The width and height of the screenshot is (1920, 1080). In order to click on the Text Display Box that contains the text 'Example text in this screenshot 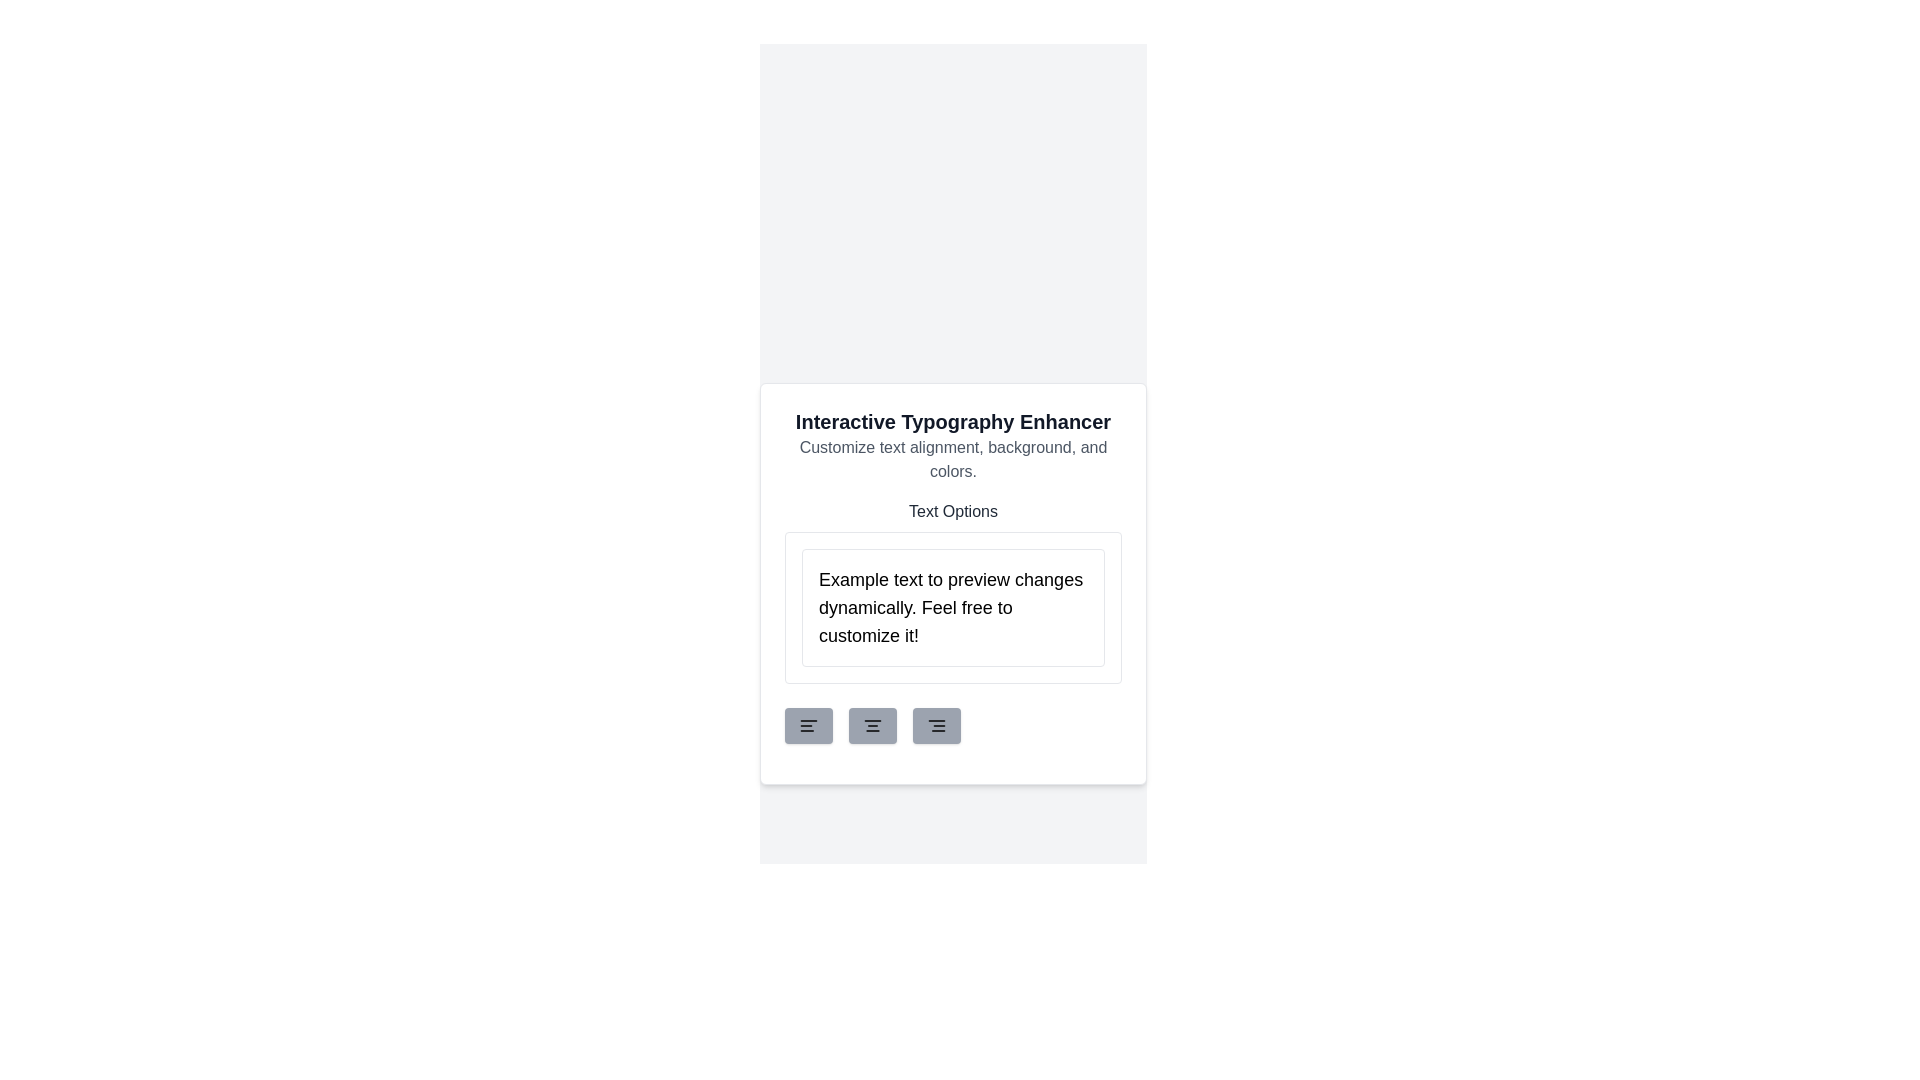, I will do `click(952, 590)`.